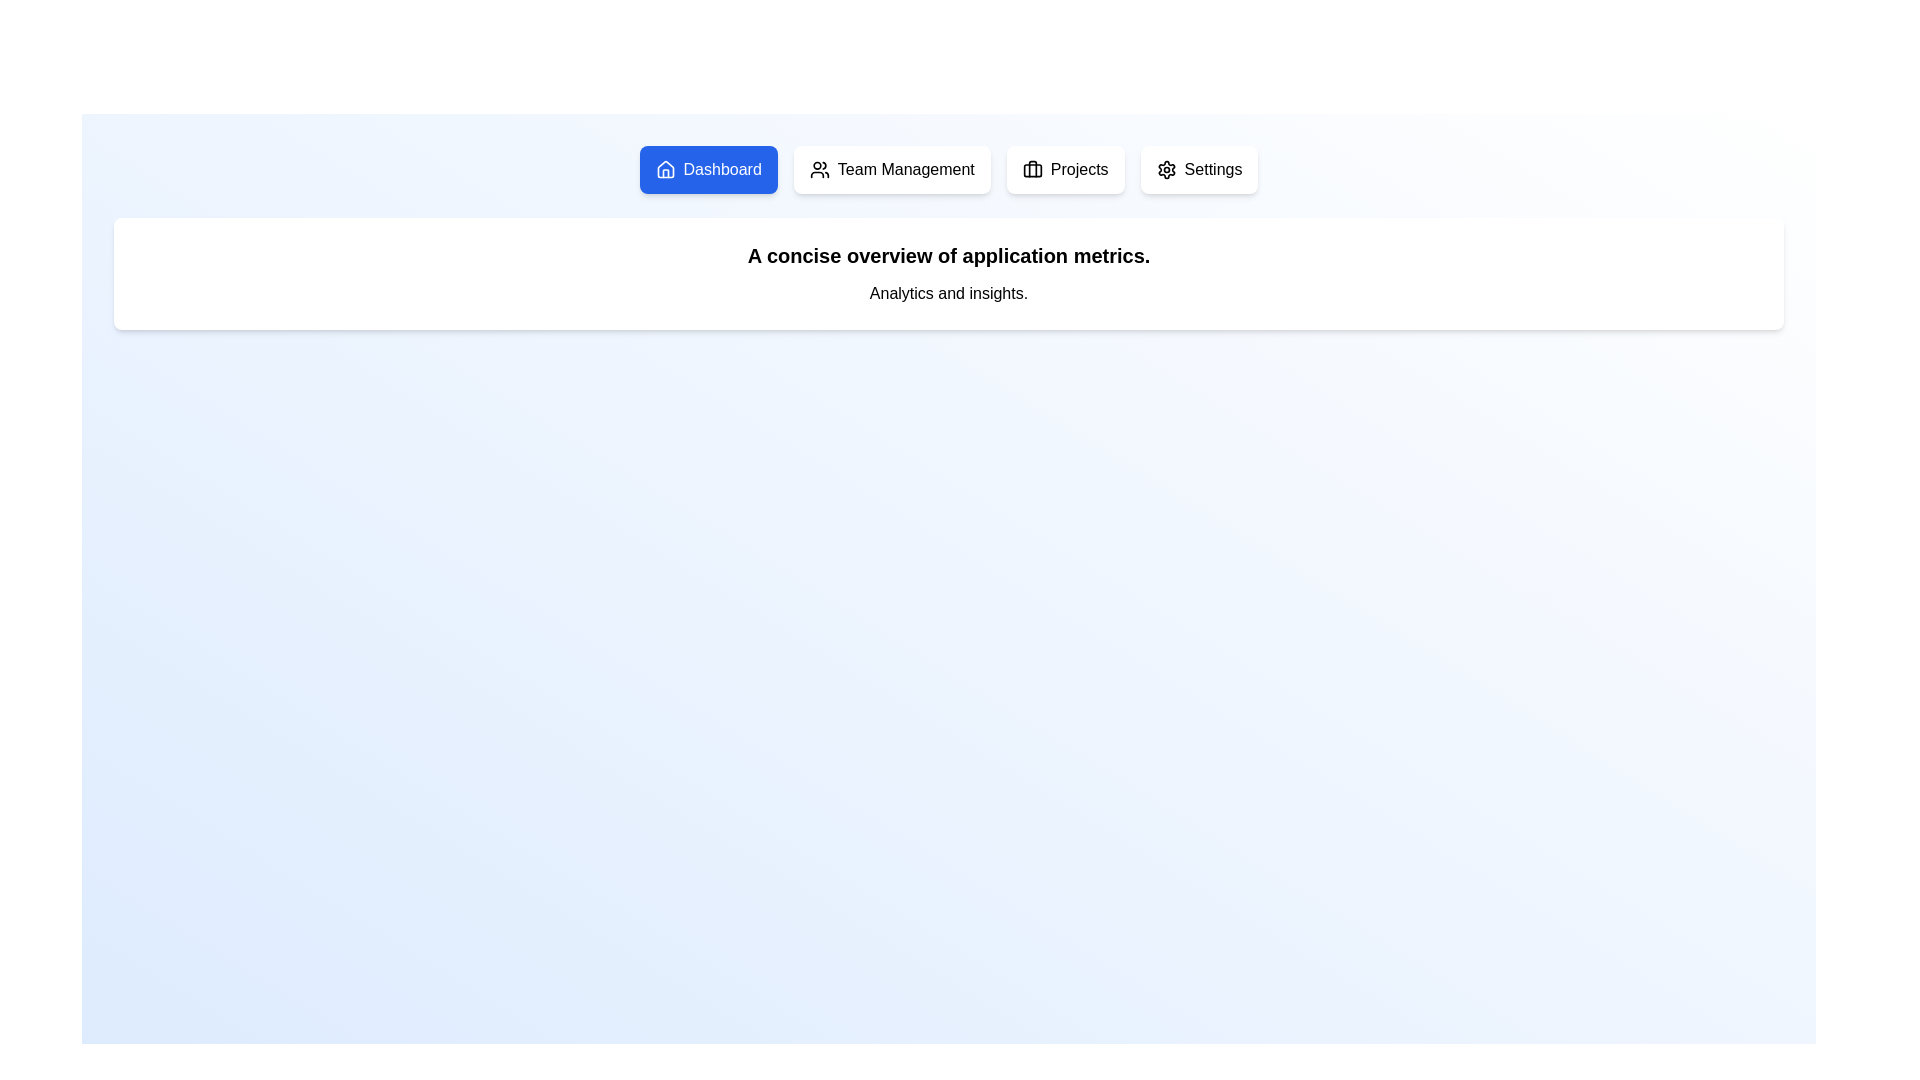  What do you see at coordinates (1199, 168) in the screenshot?
I see `the 'Settings' button, which is a rectangular button with a rounded border located immediately to the right of the 'Projects' button` at bounding box center [1199, 168].